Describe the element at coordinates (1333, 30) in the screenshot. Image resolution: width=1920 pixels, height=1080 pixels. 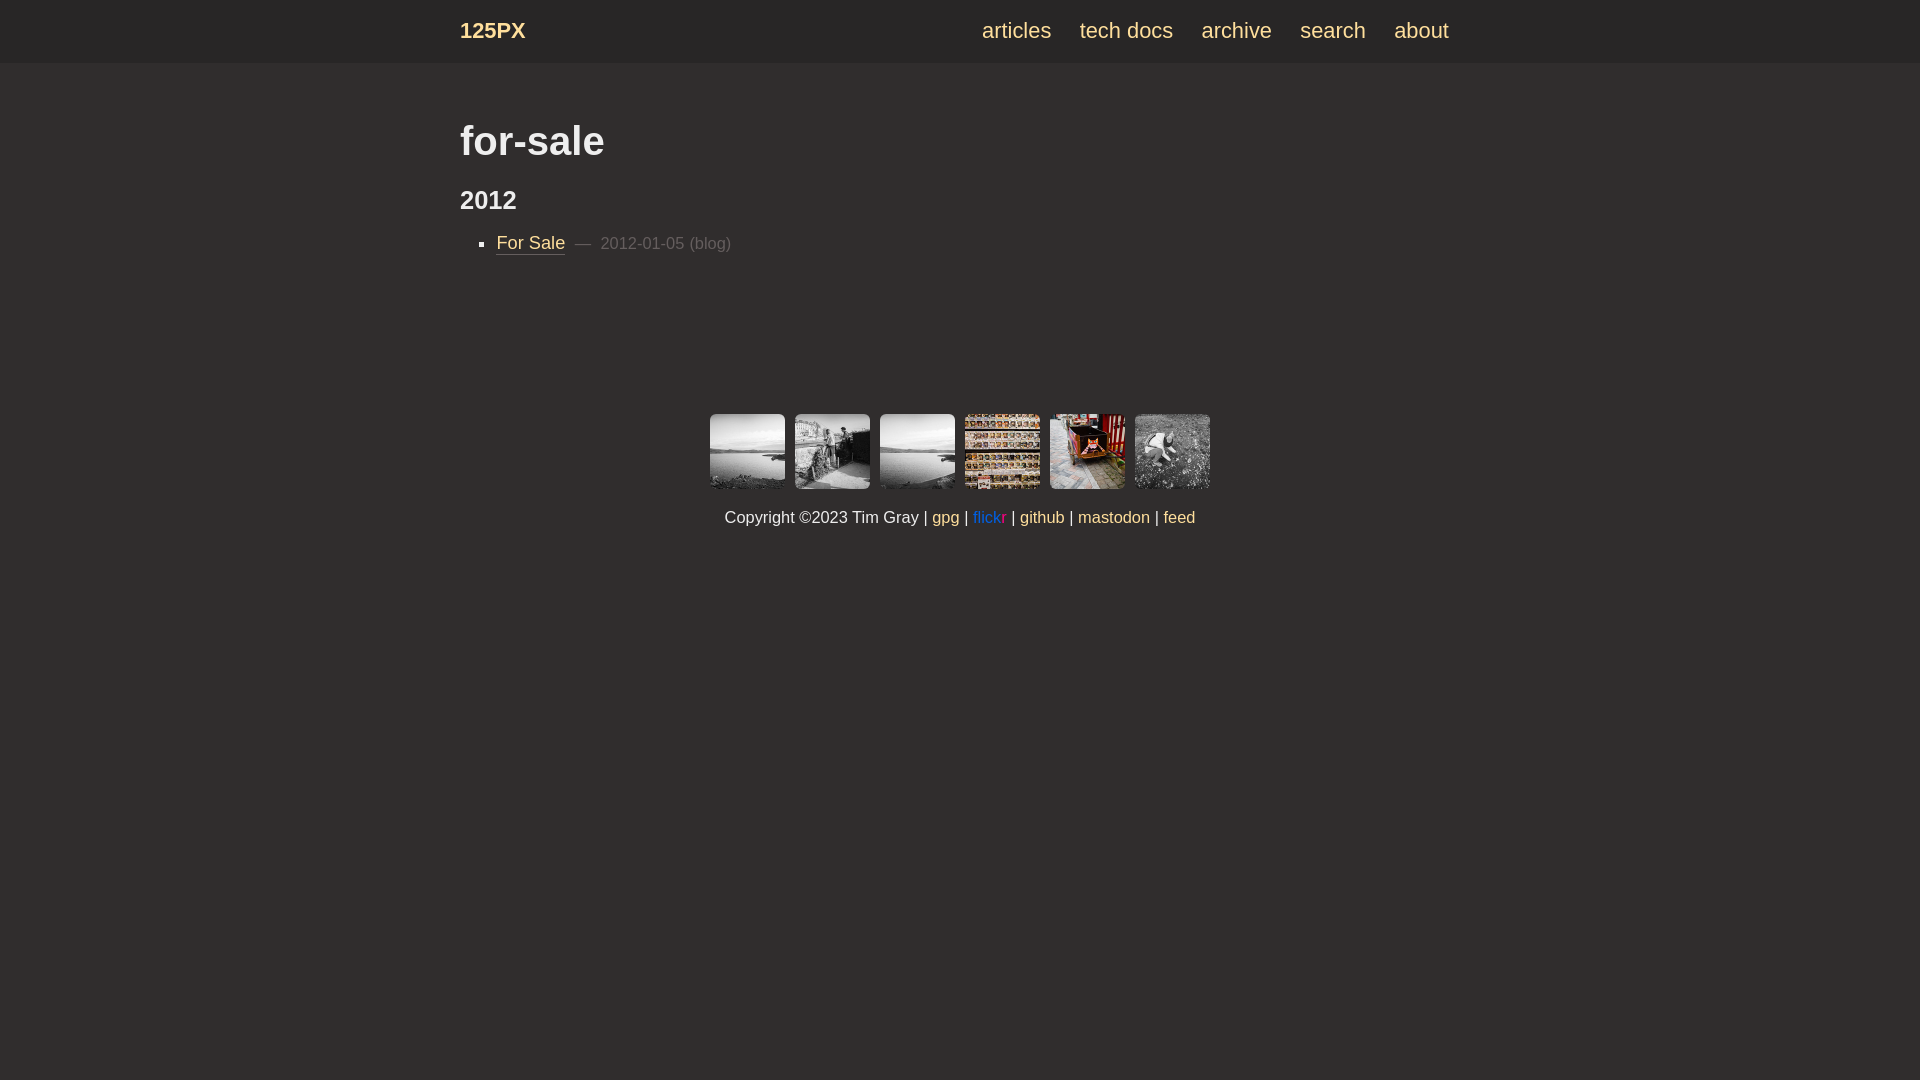
I see `'search'` at that location.